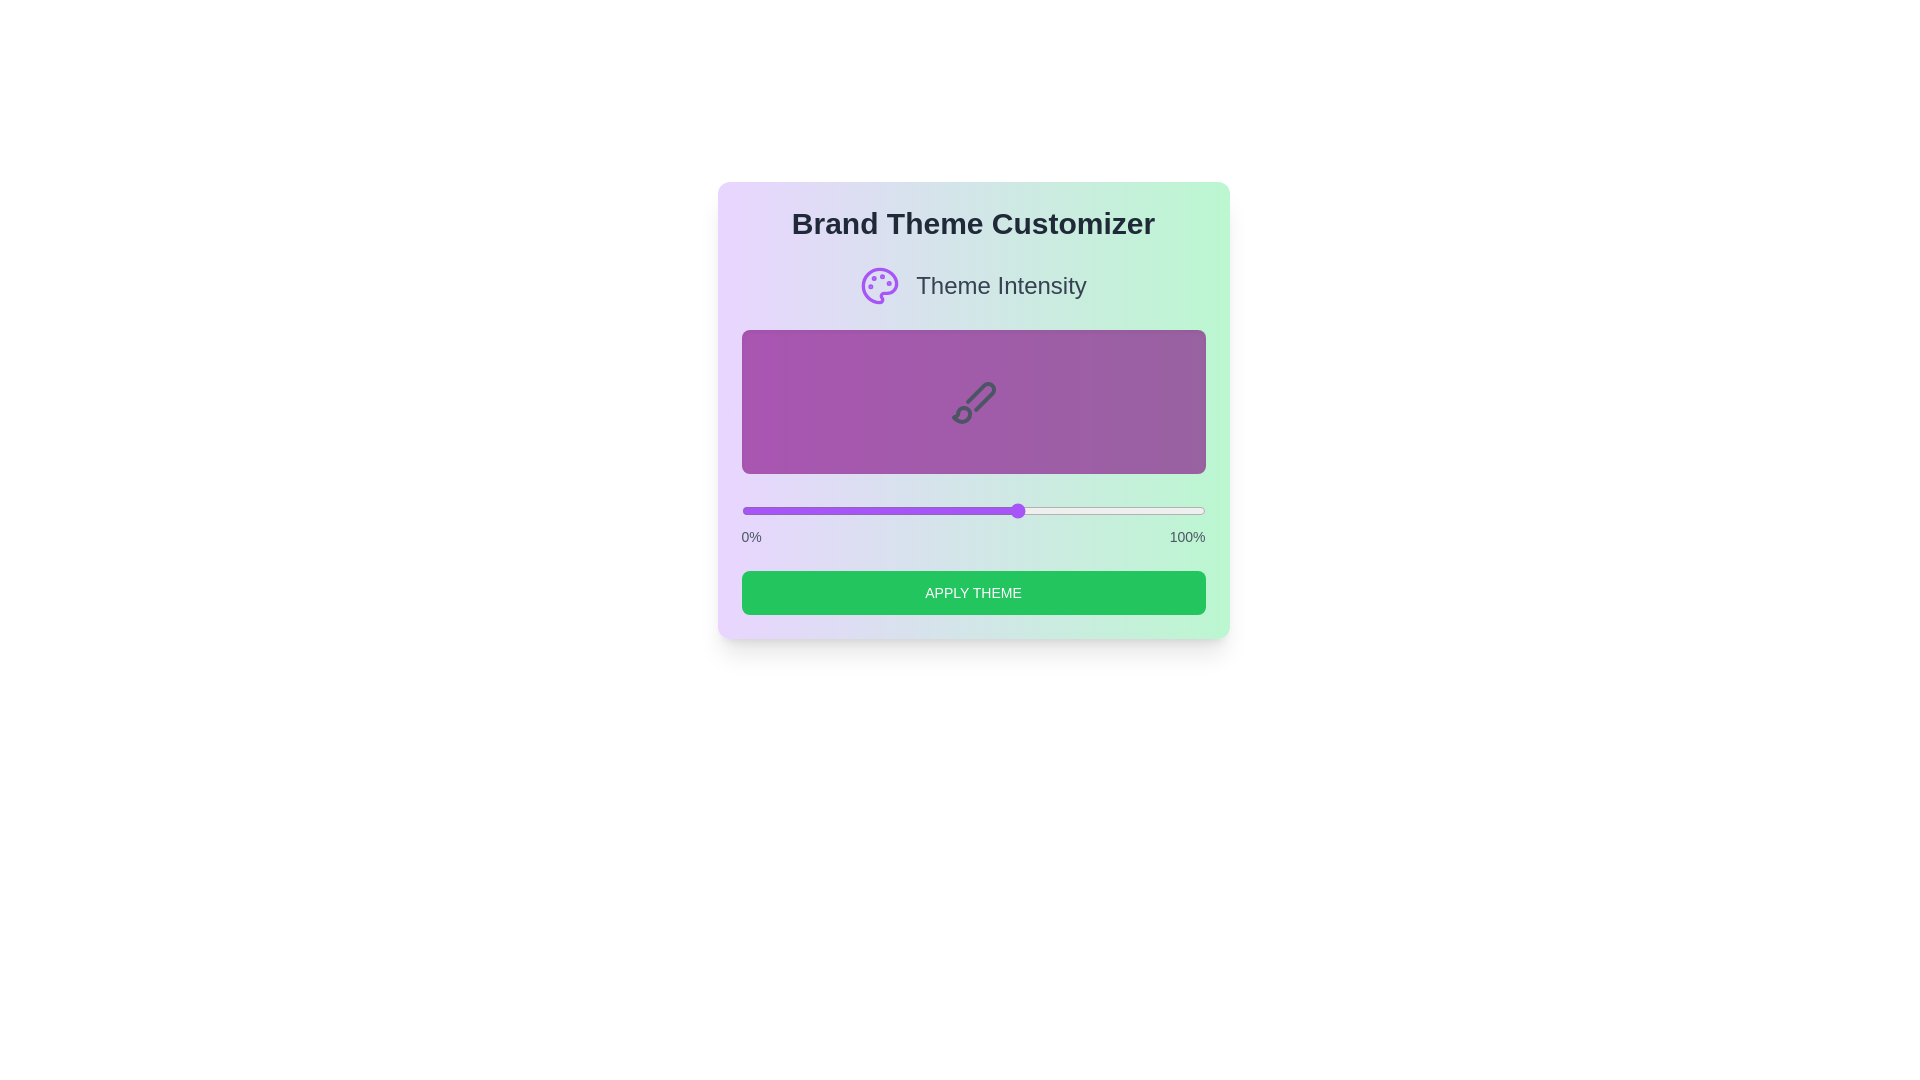 Image resolution: width=1920 pixels, height=1080 pixels. What do you see at coordinates (1019, 509) in the screenshot?
I see `the theme intensity to 60 percent using the slider` at bounding box center [1019, 509].